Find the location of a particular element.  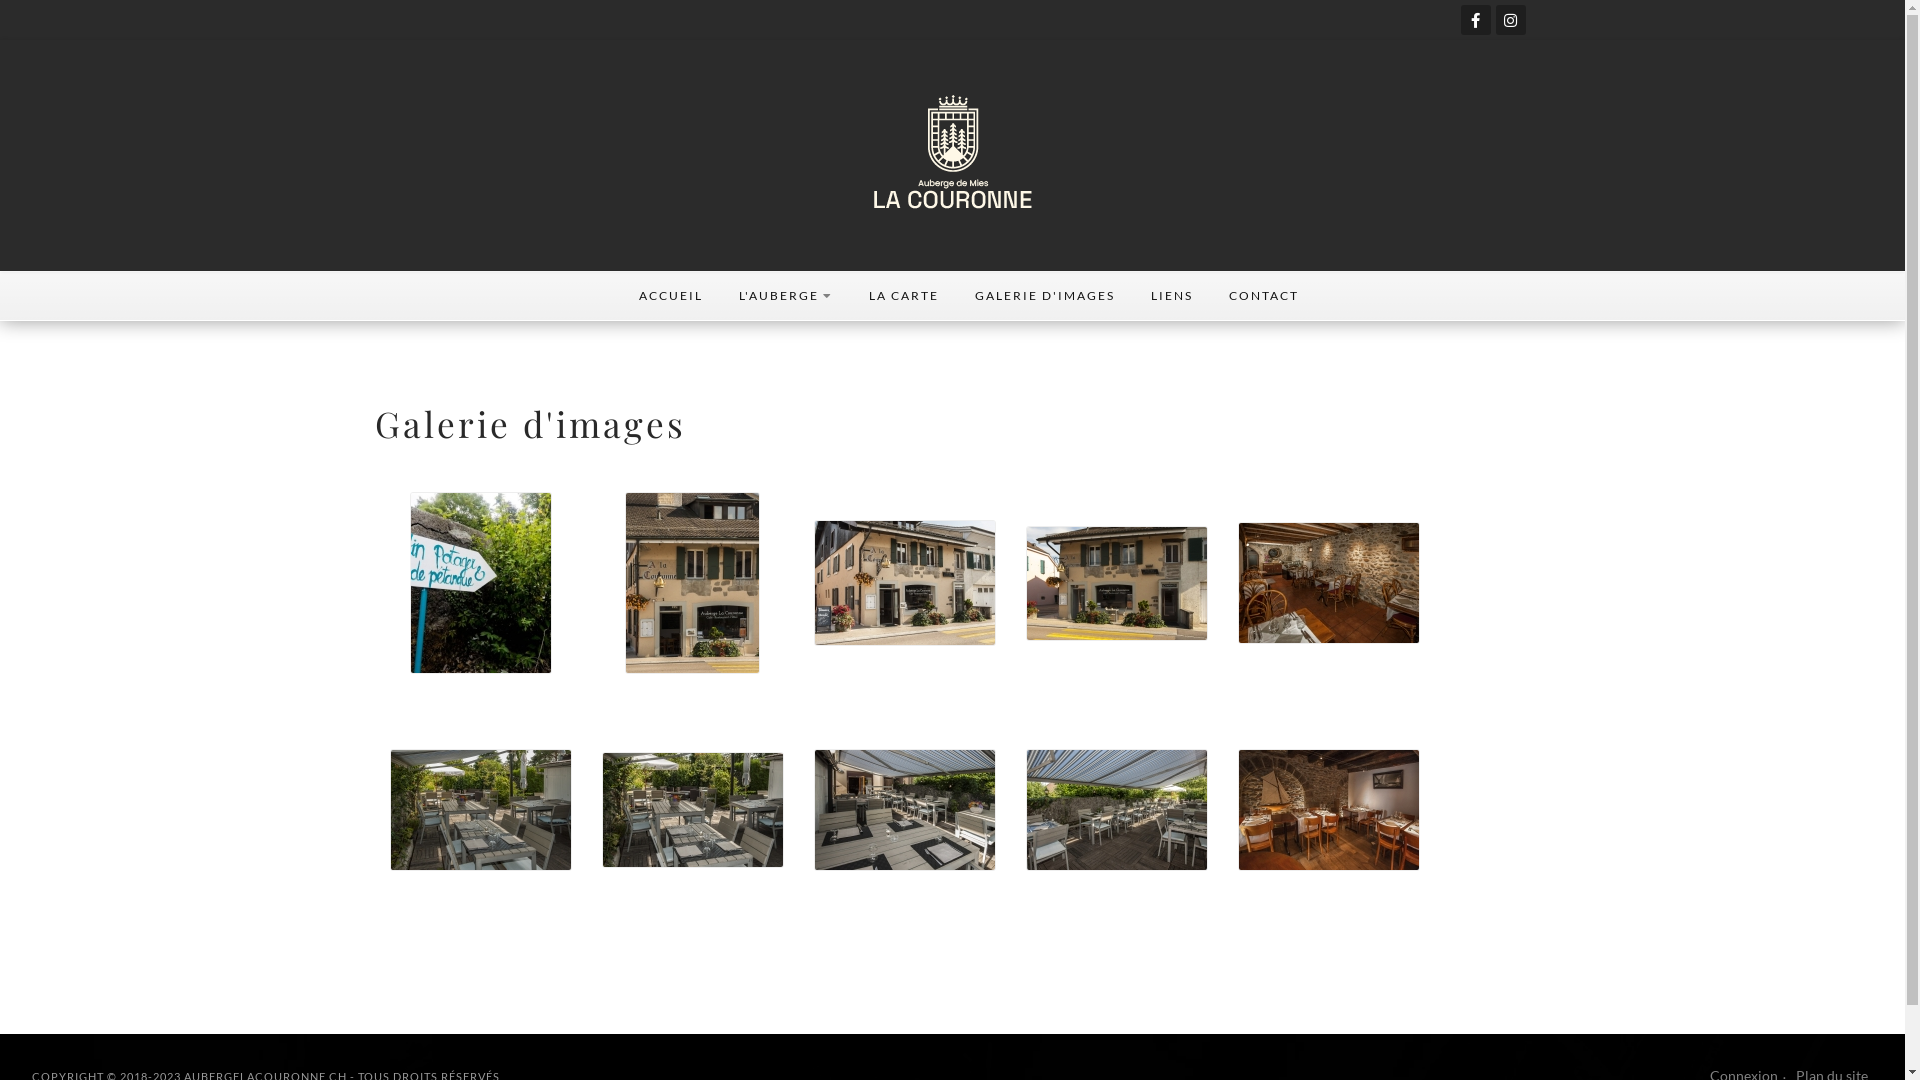

'LA CARTE' is located at coordinates (849, 296).